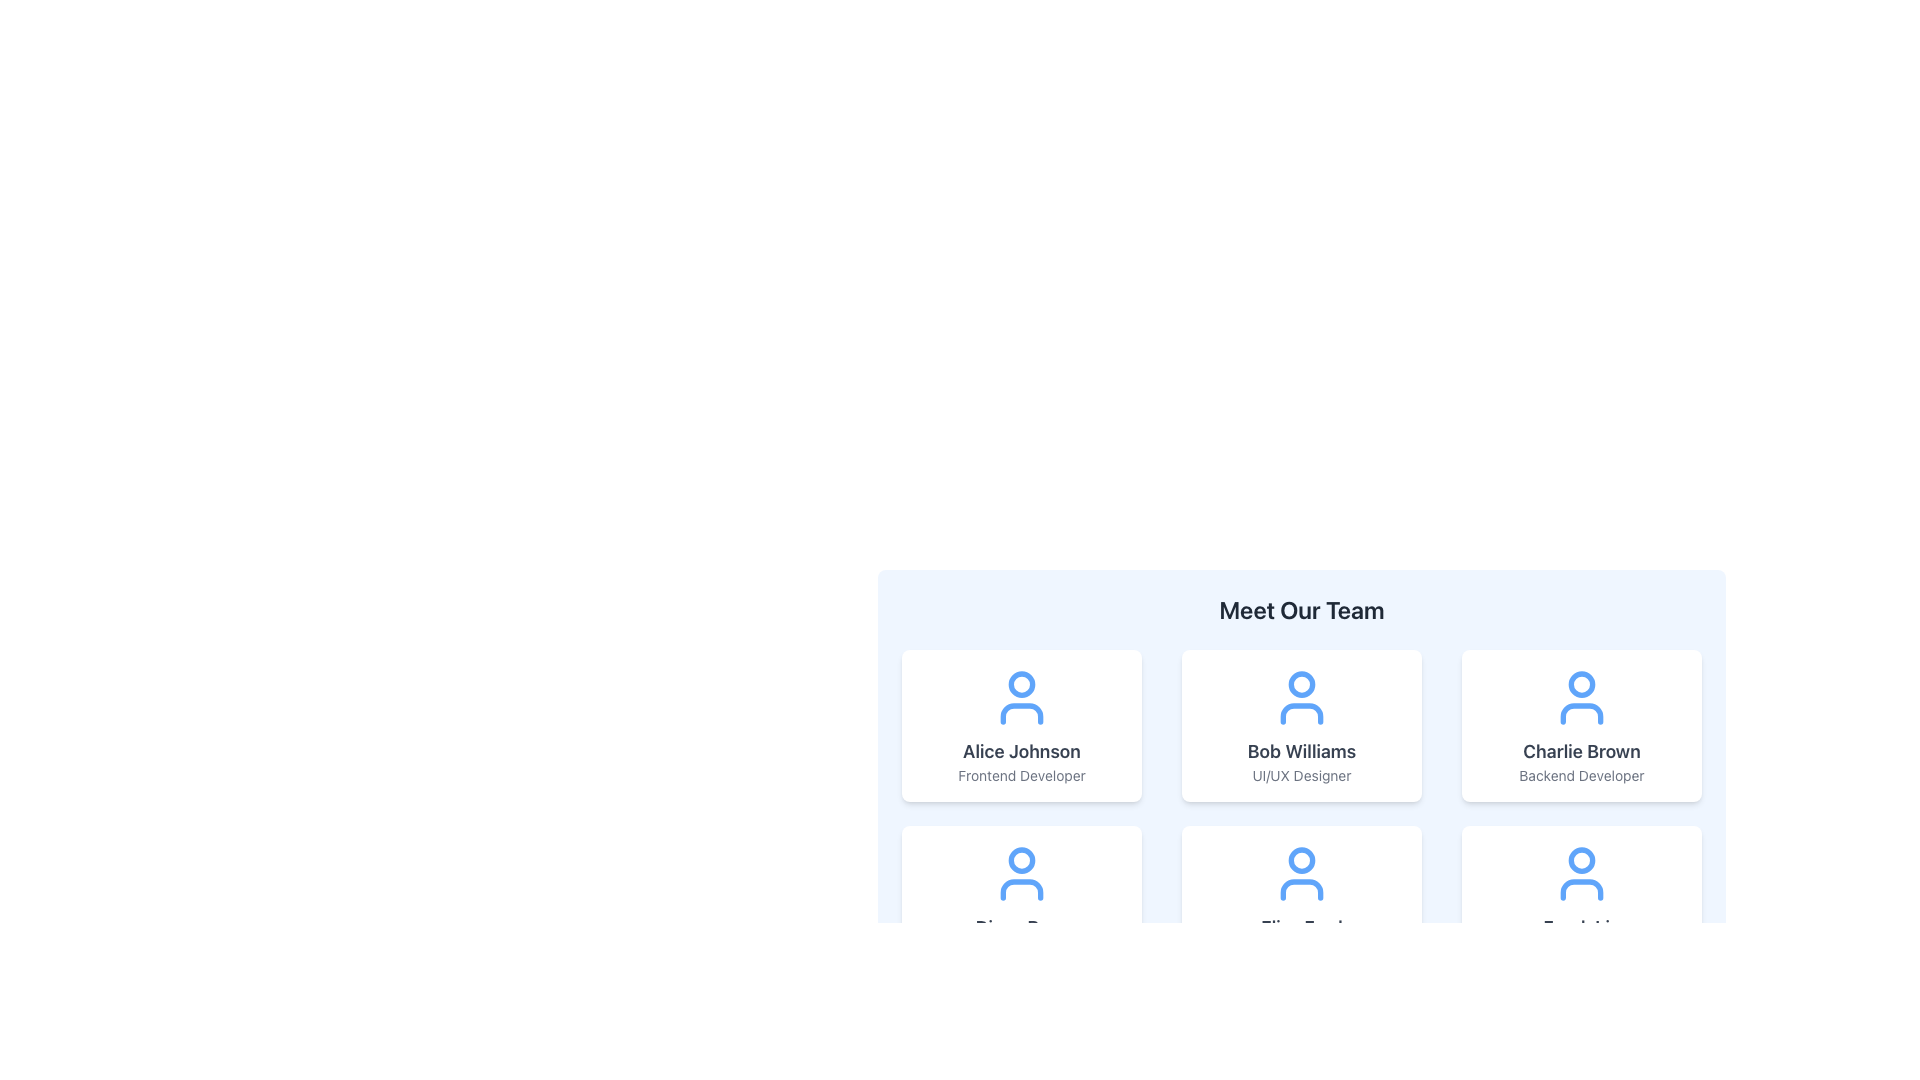  What do you see at coordinates (1301, 785) in the screenshot?
I see `the interactive subsections of the team introduction section that is centrally located and showcases team members in a grid layout` at bounding box center [1301, 785].